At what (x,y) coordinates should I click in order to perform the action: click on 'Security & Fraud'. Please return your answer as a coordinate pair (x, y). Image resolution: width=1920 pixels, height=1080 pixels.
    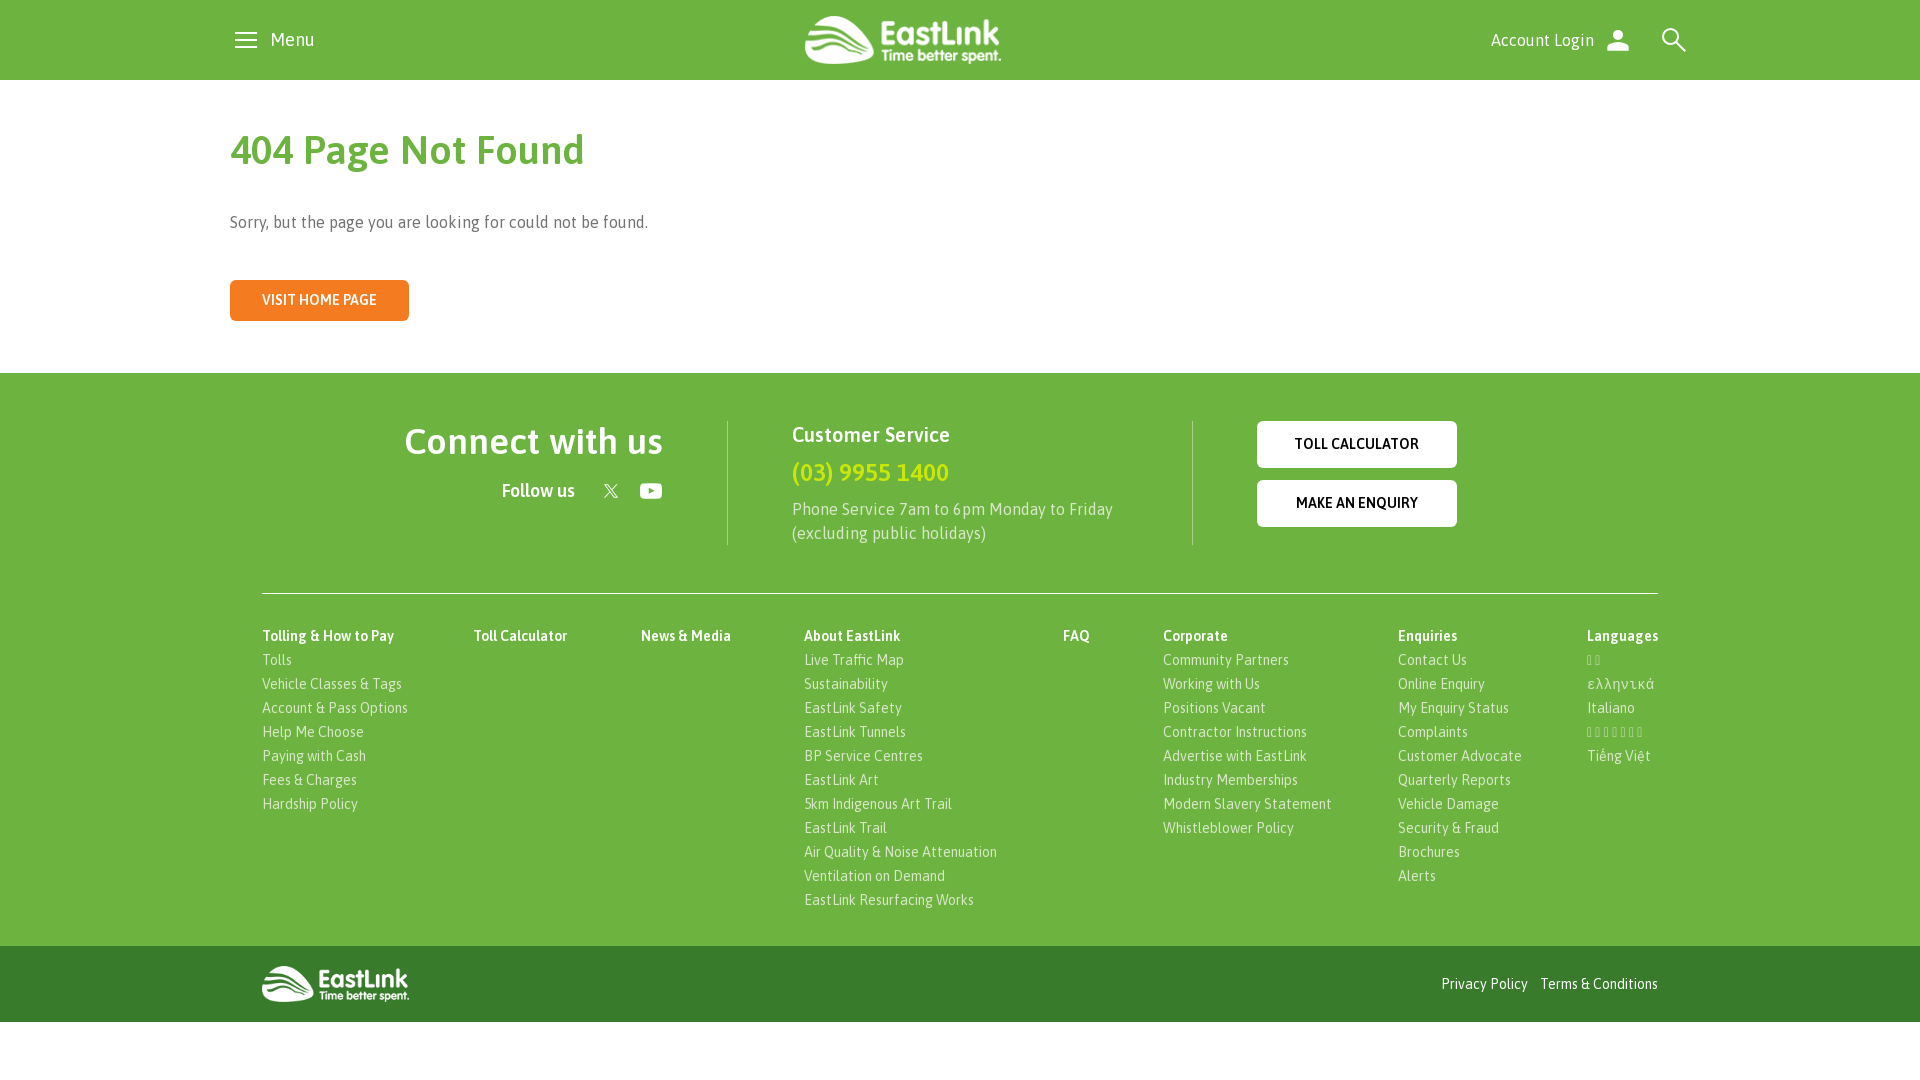
    Looking at the image, I should click on (1396, 828).